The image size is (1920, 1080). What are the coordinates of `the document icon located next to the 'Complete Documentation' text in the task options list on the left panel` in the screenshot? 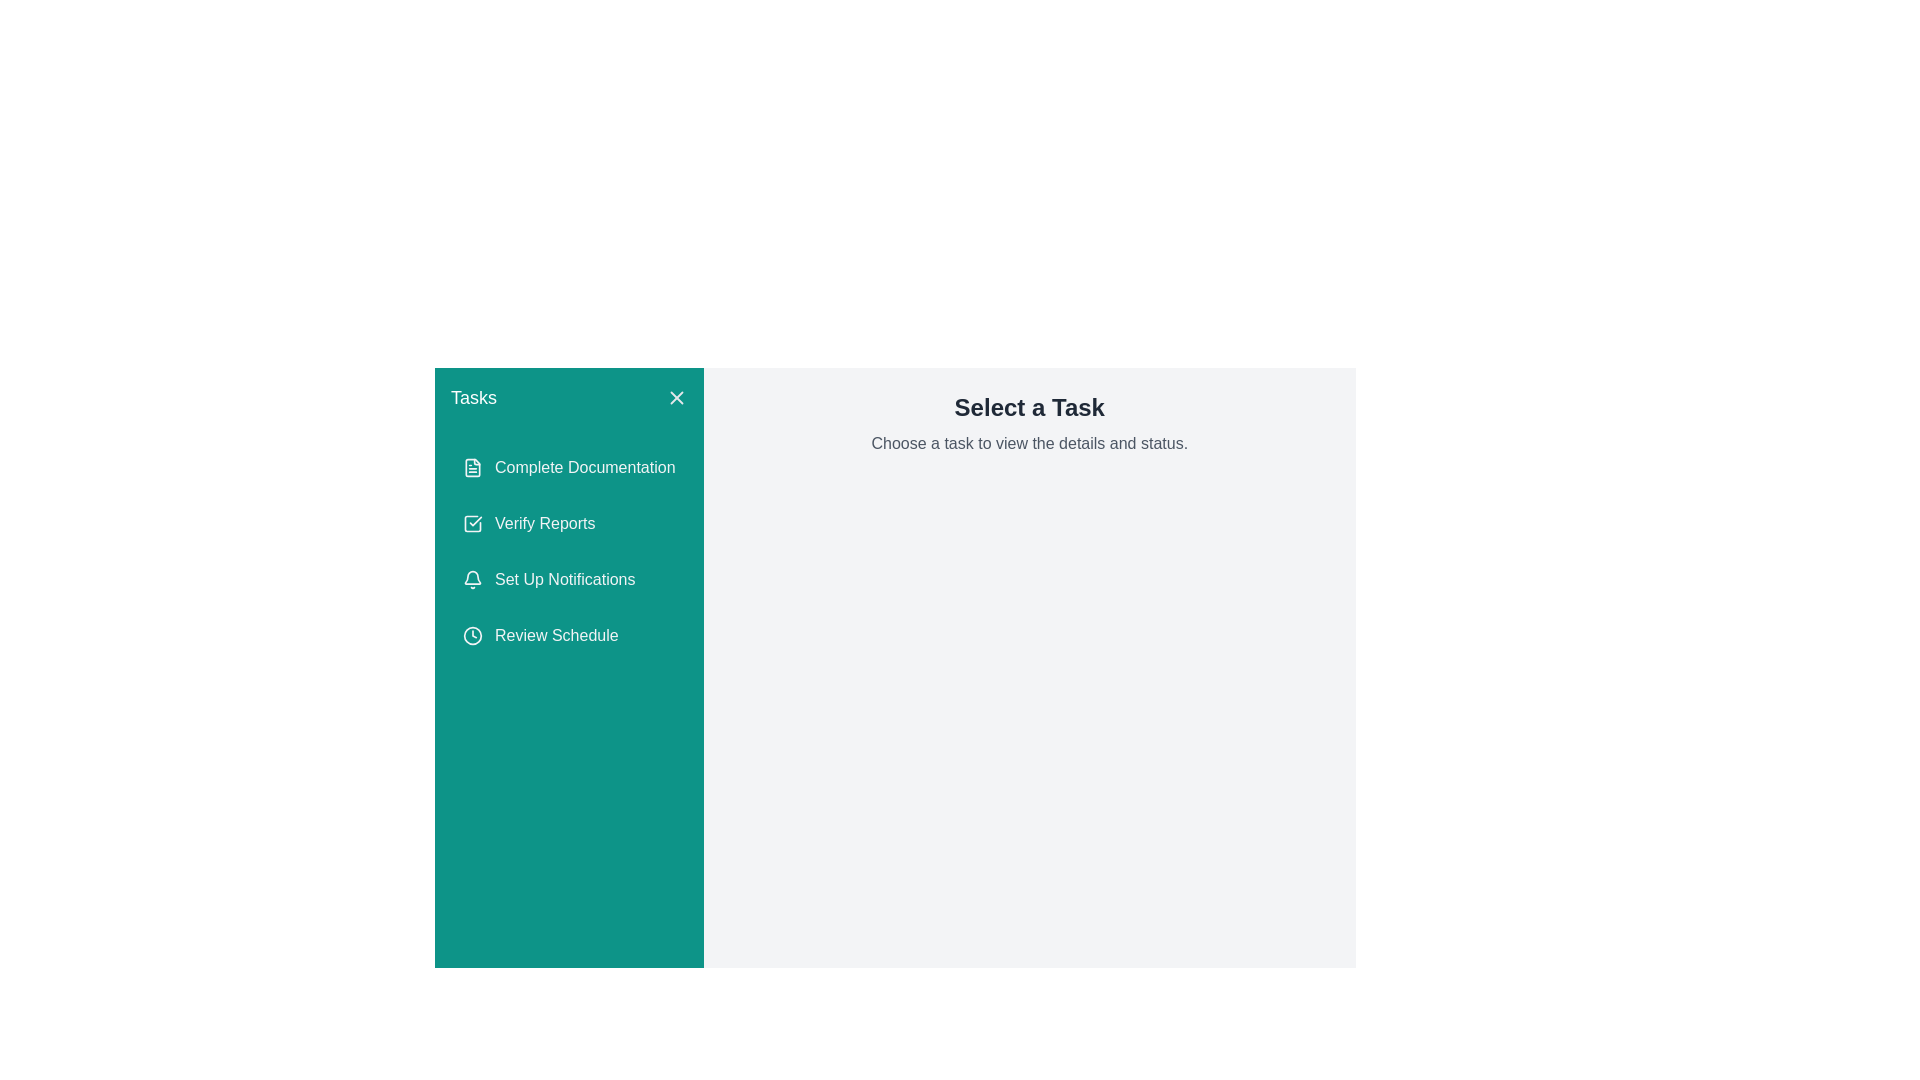 It's located at (472, 467).